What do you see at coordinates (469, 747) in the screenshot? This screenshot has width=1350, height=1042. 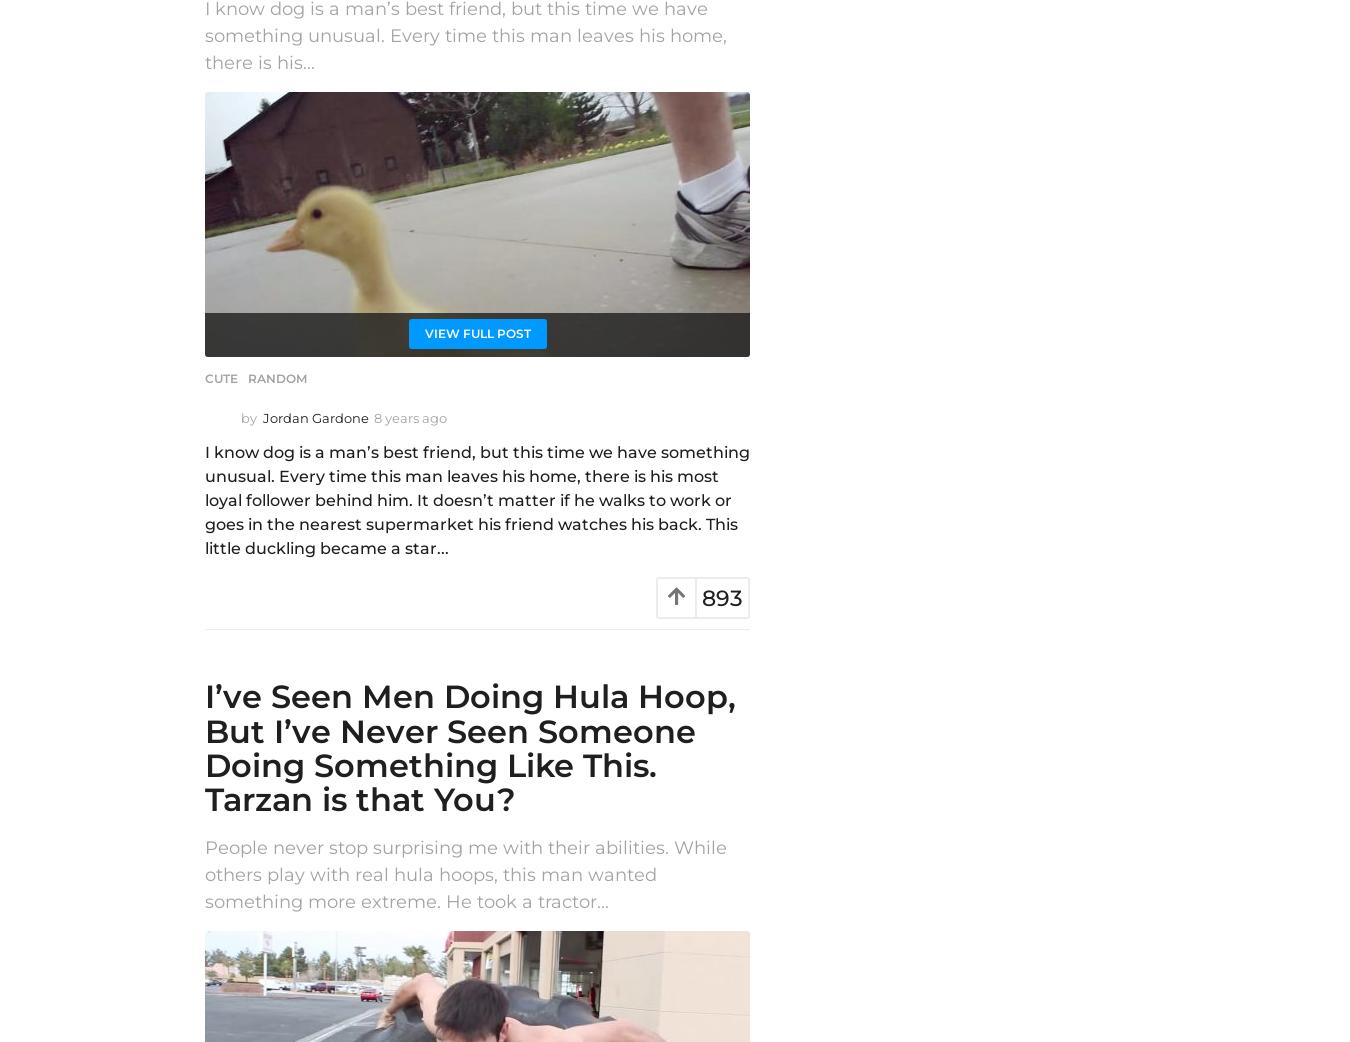 I see `'I’ve Seen Men Doing Hula Hoop, But I’ve Never Seen Someone Doing Something Like This. Tarzan is that You?'` at bounding box center [469, 747].